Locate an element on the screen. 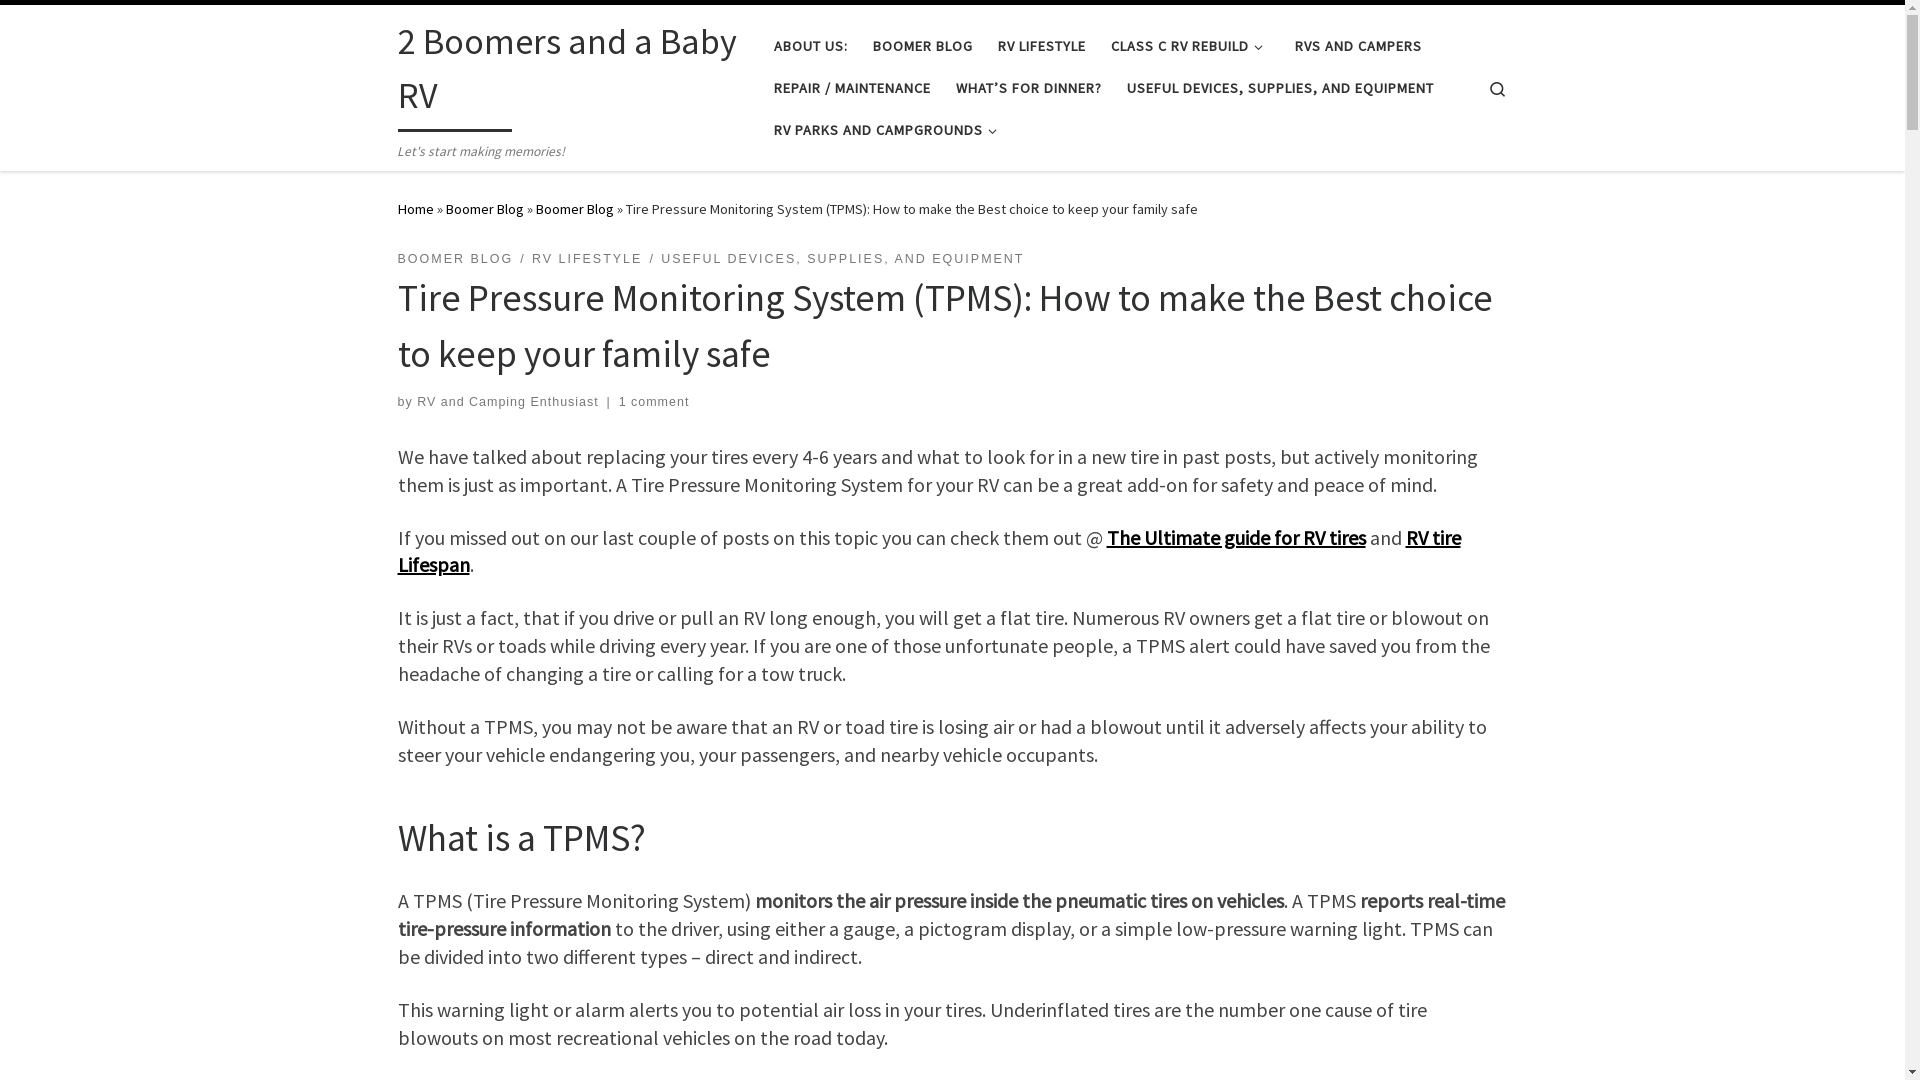 The width and height of the screenshot is (1920, 1080). 'ABOUT US:' is located at coordinates (810, 45).